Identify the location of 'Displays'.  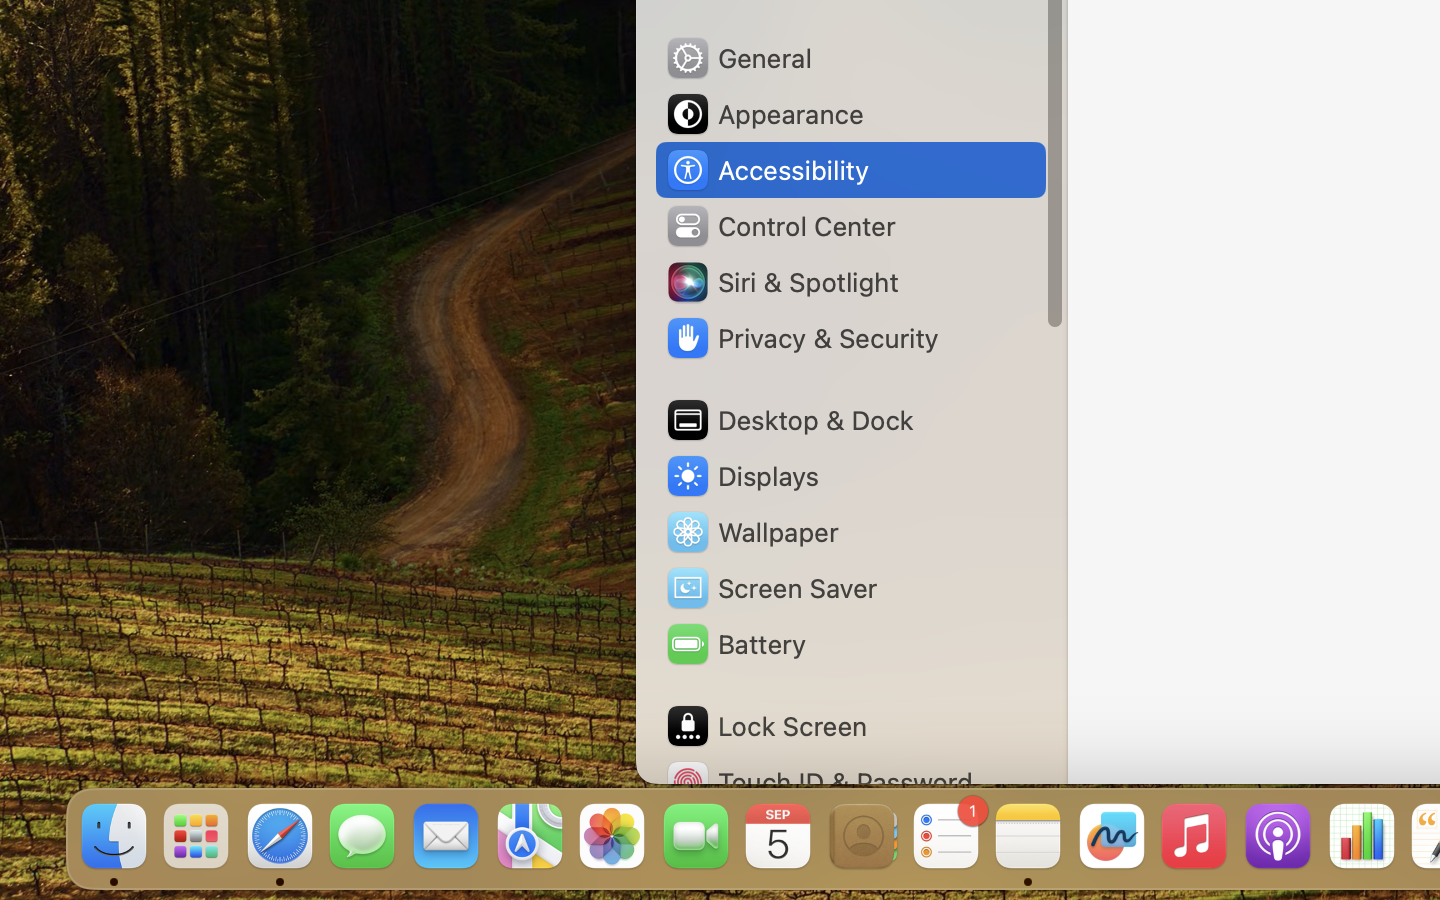
(741, 475).